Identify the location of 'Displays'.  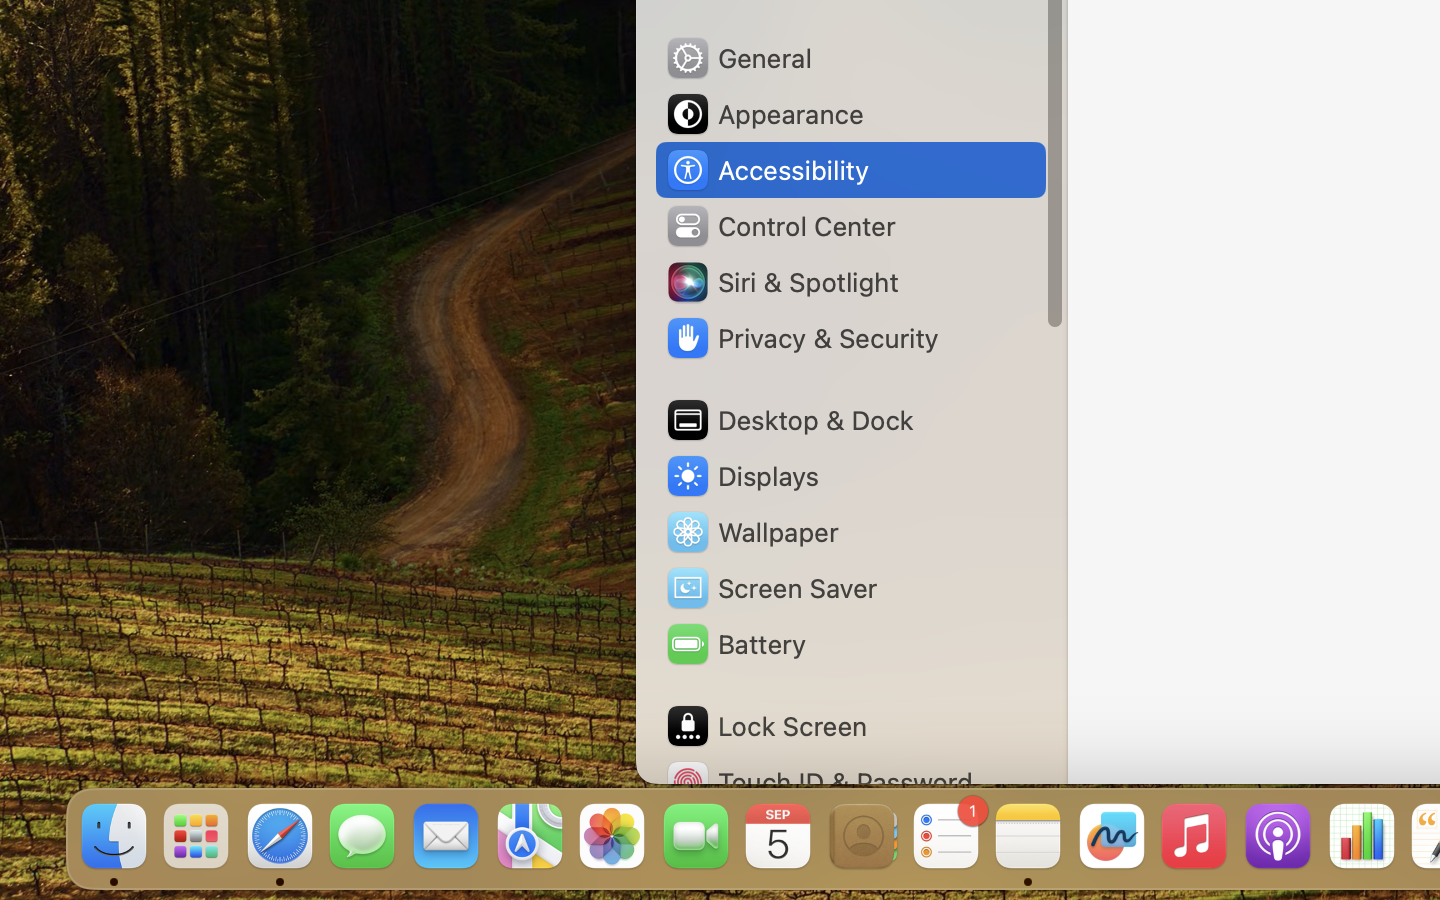
(741, 475).